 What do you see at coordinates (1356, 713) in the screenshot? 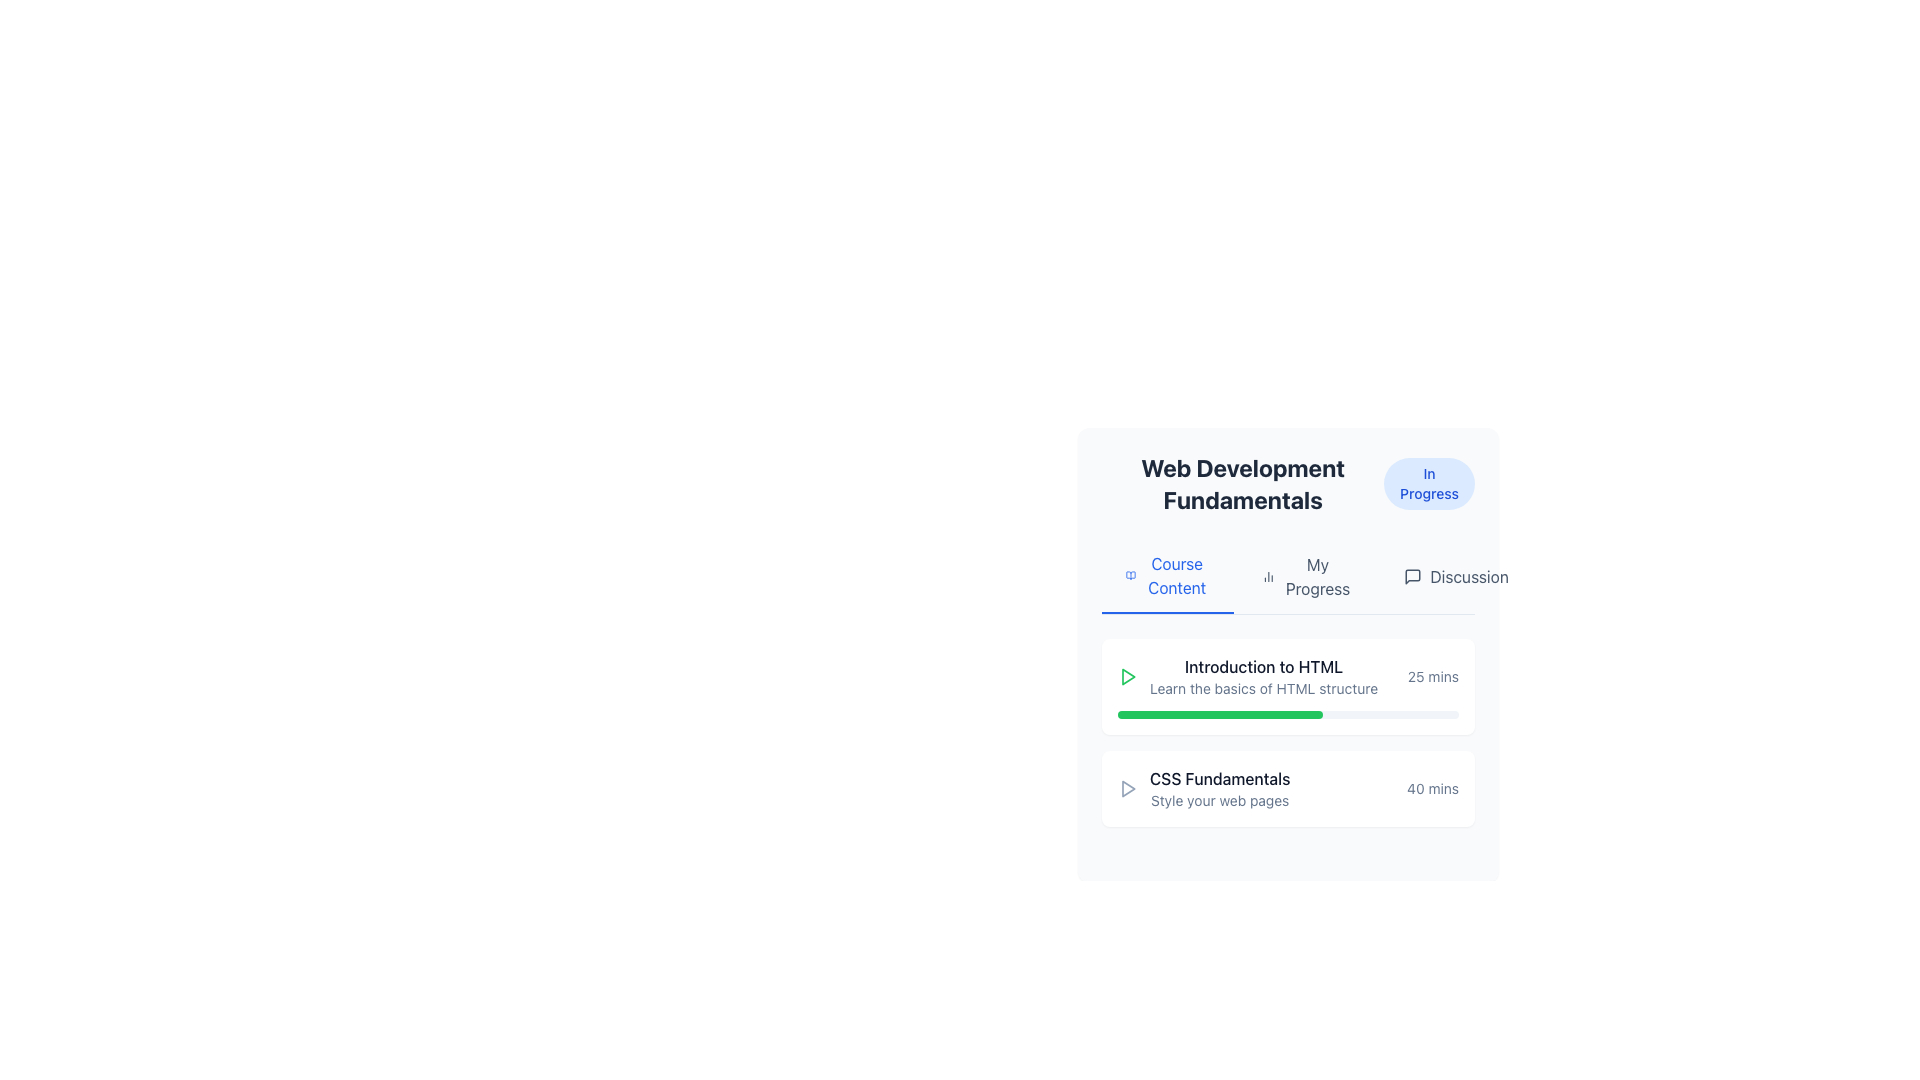
I see `progress bar completion` at bounding box center [1356, 713].